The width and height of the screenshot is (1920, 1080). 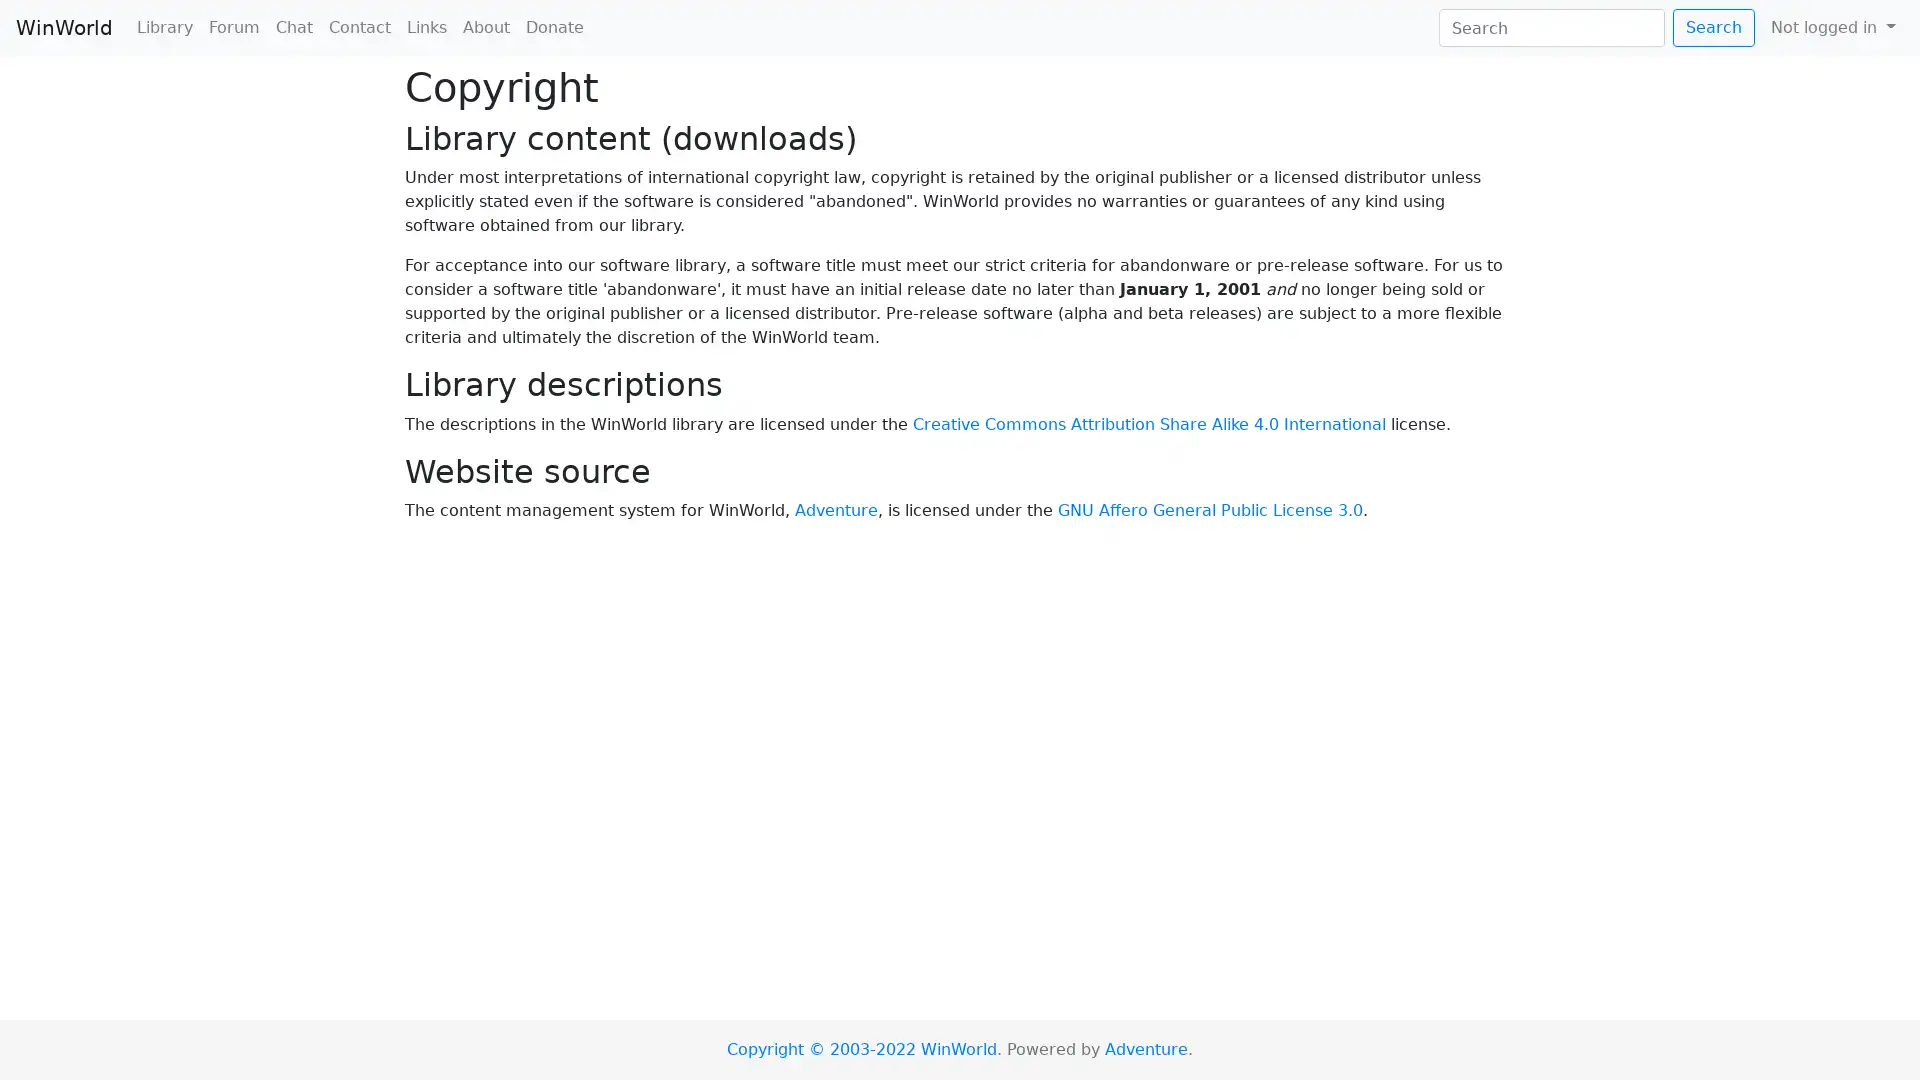 I want to click on Search, so click(x=1712, y=27).